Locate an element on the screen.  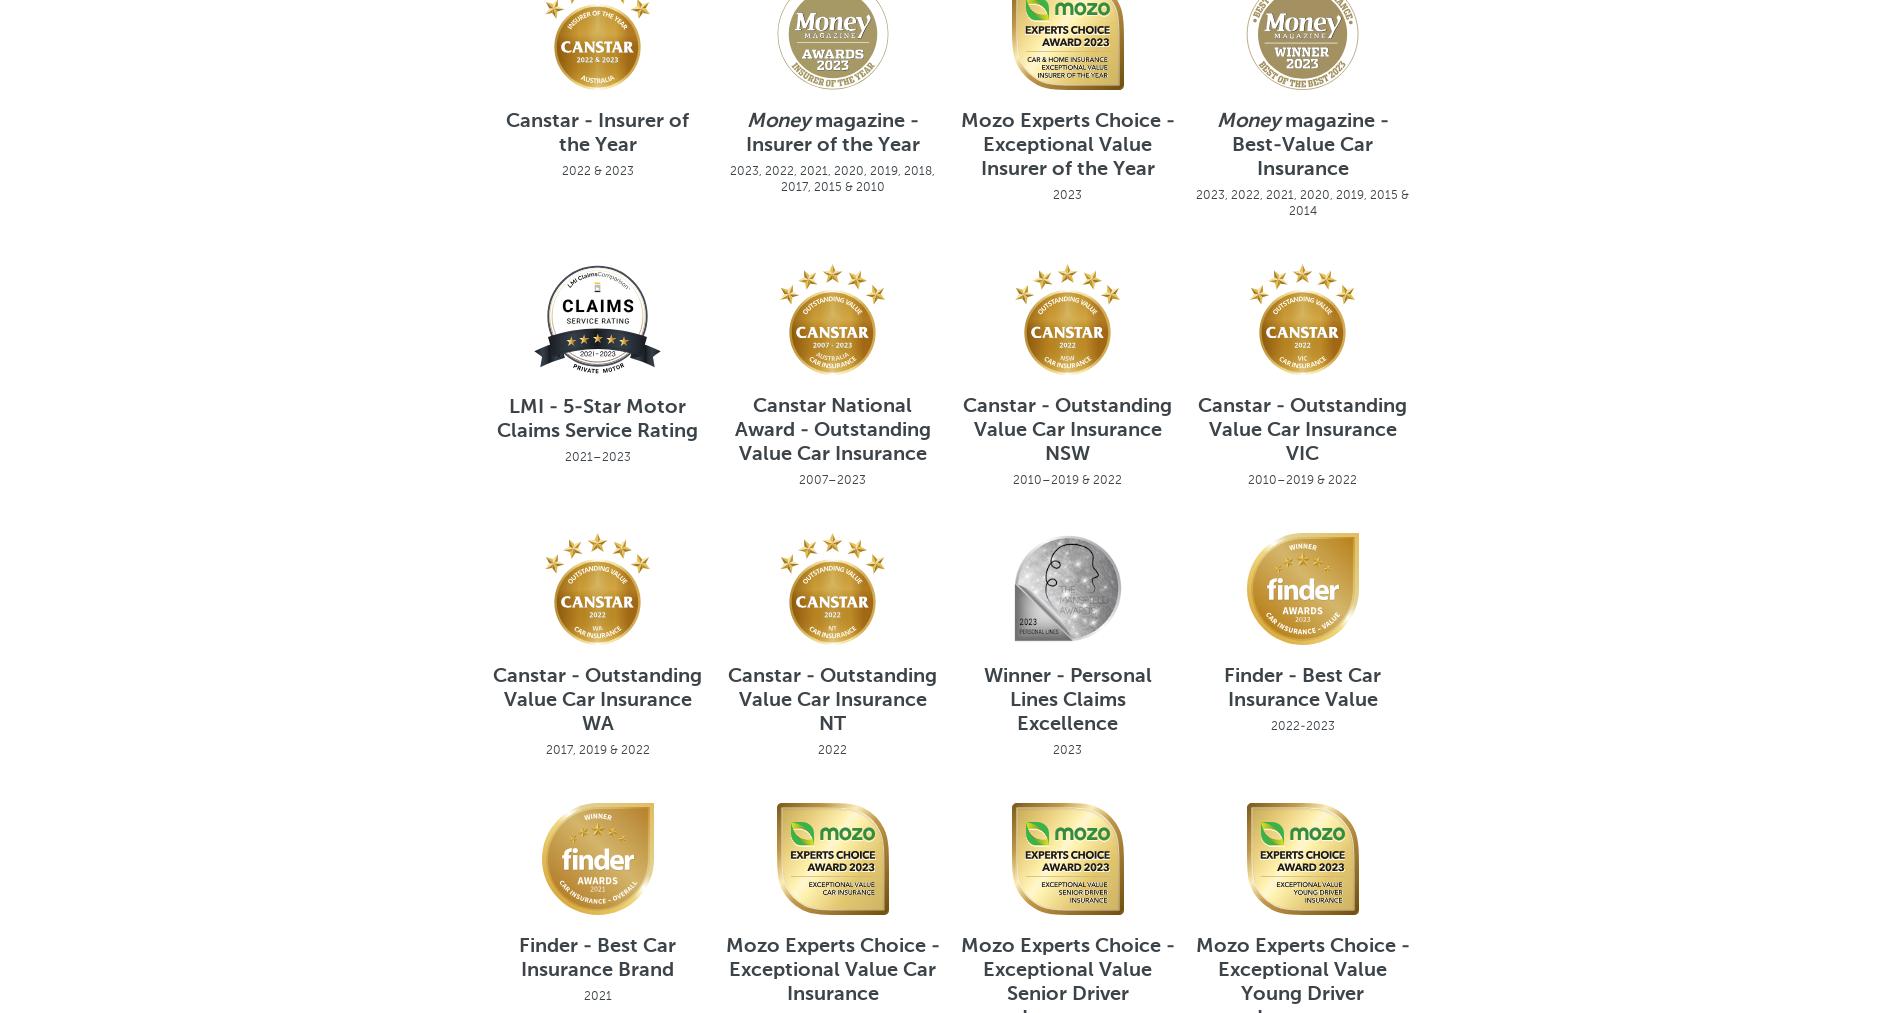
'Finder - Best Car Insurance Value' is located at coordinates (1301, 688).